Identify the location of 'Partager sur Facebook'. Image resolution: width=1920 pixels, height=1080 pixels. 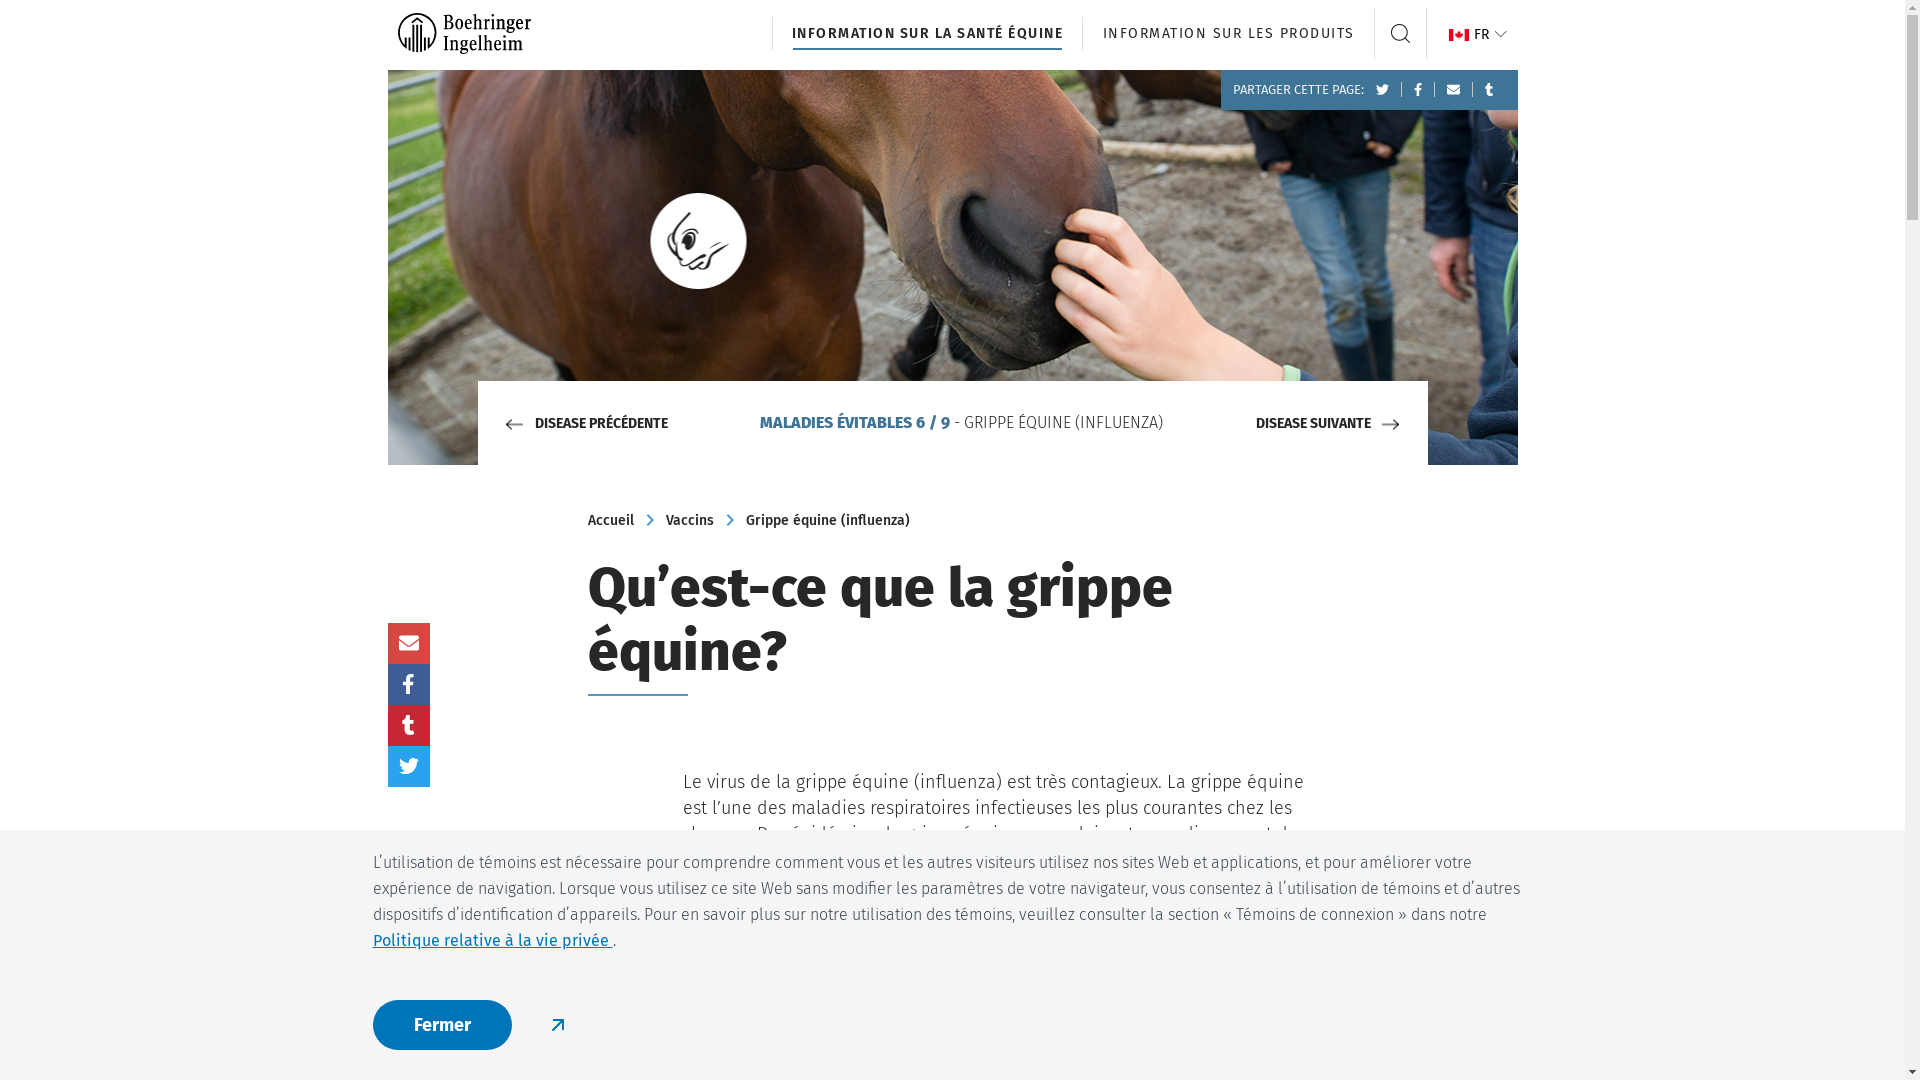
(407, 683).